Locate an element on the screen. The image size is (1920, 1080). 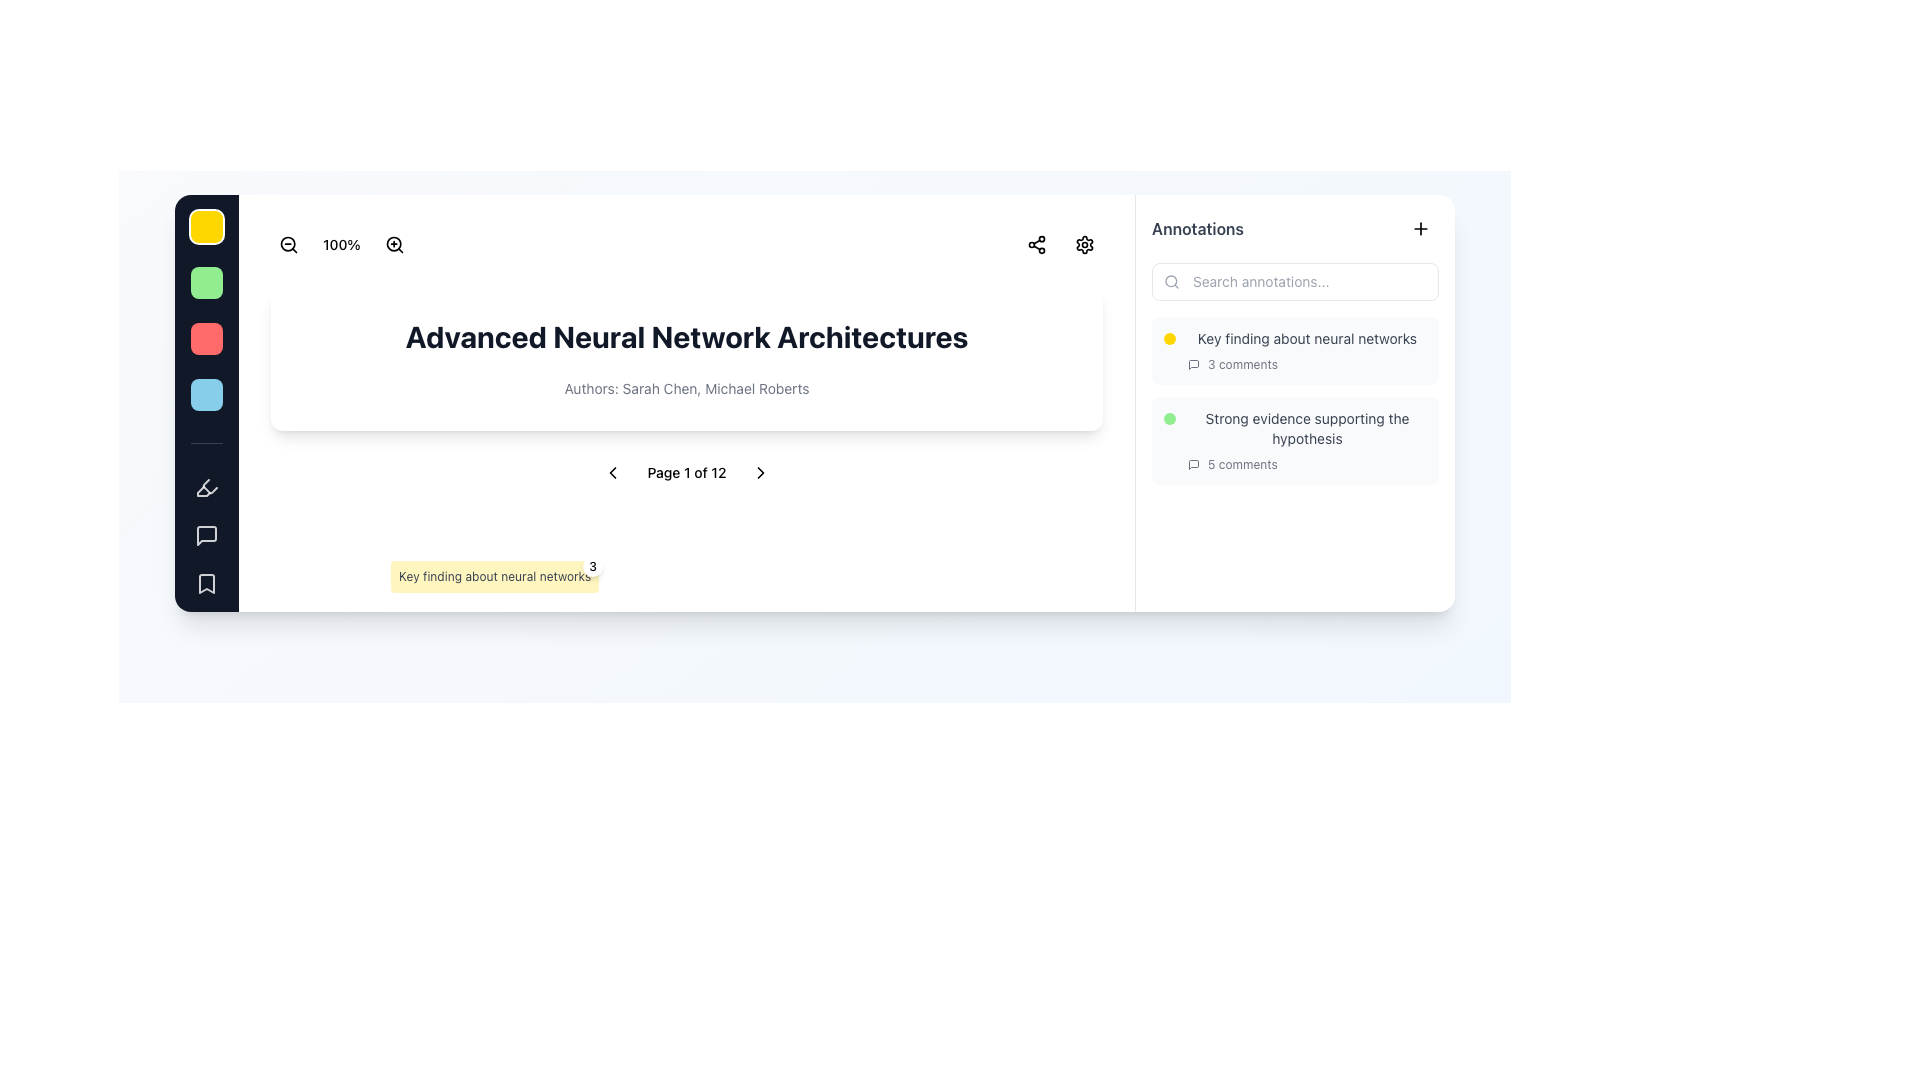
the chevron icon button located to the right of the text 'Page 1 of 12' is located at coordinates (759, 473).